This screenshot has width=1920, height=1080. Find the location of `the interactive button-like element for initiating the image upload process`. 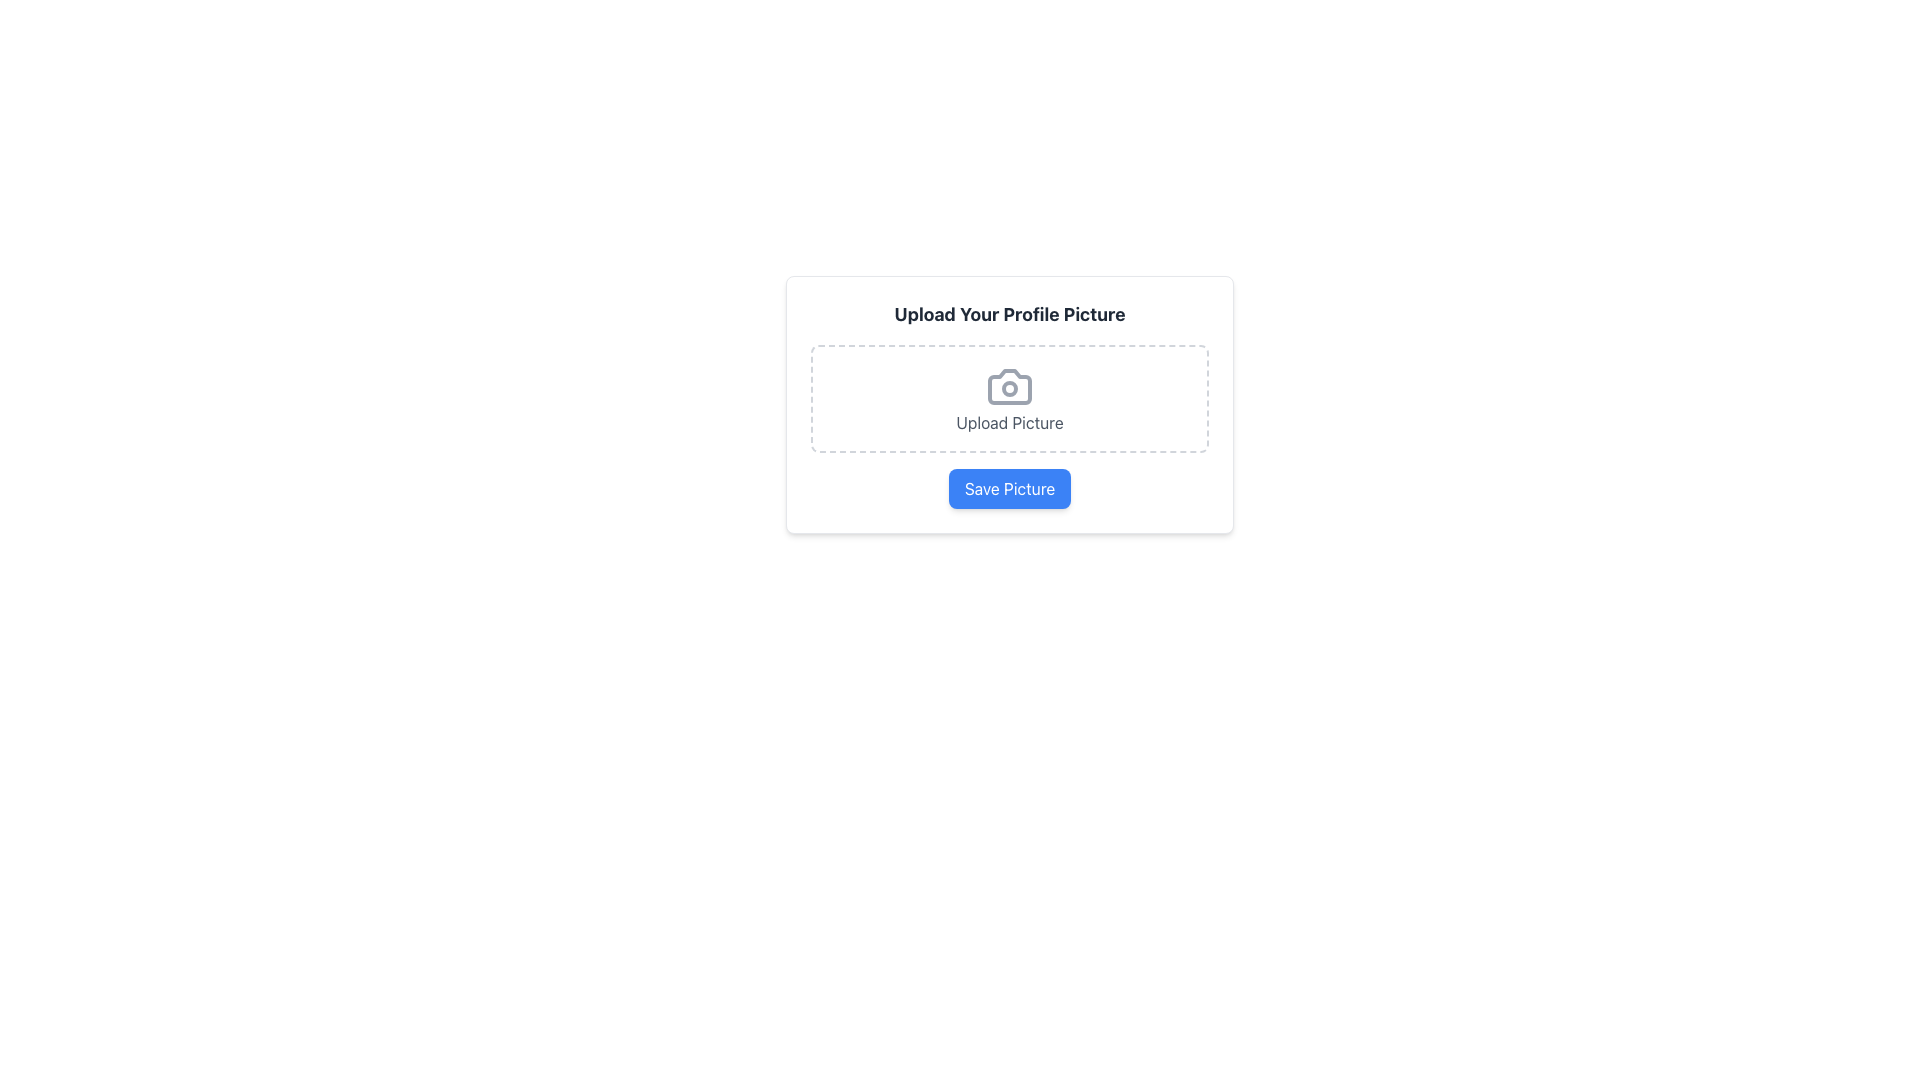

the interactive button-like element for initiating the image upload process is located at coordinates (1009, 398).